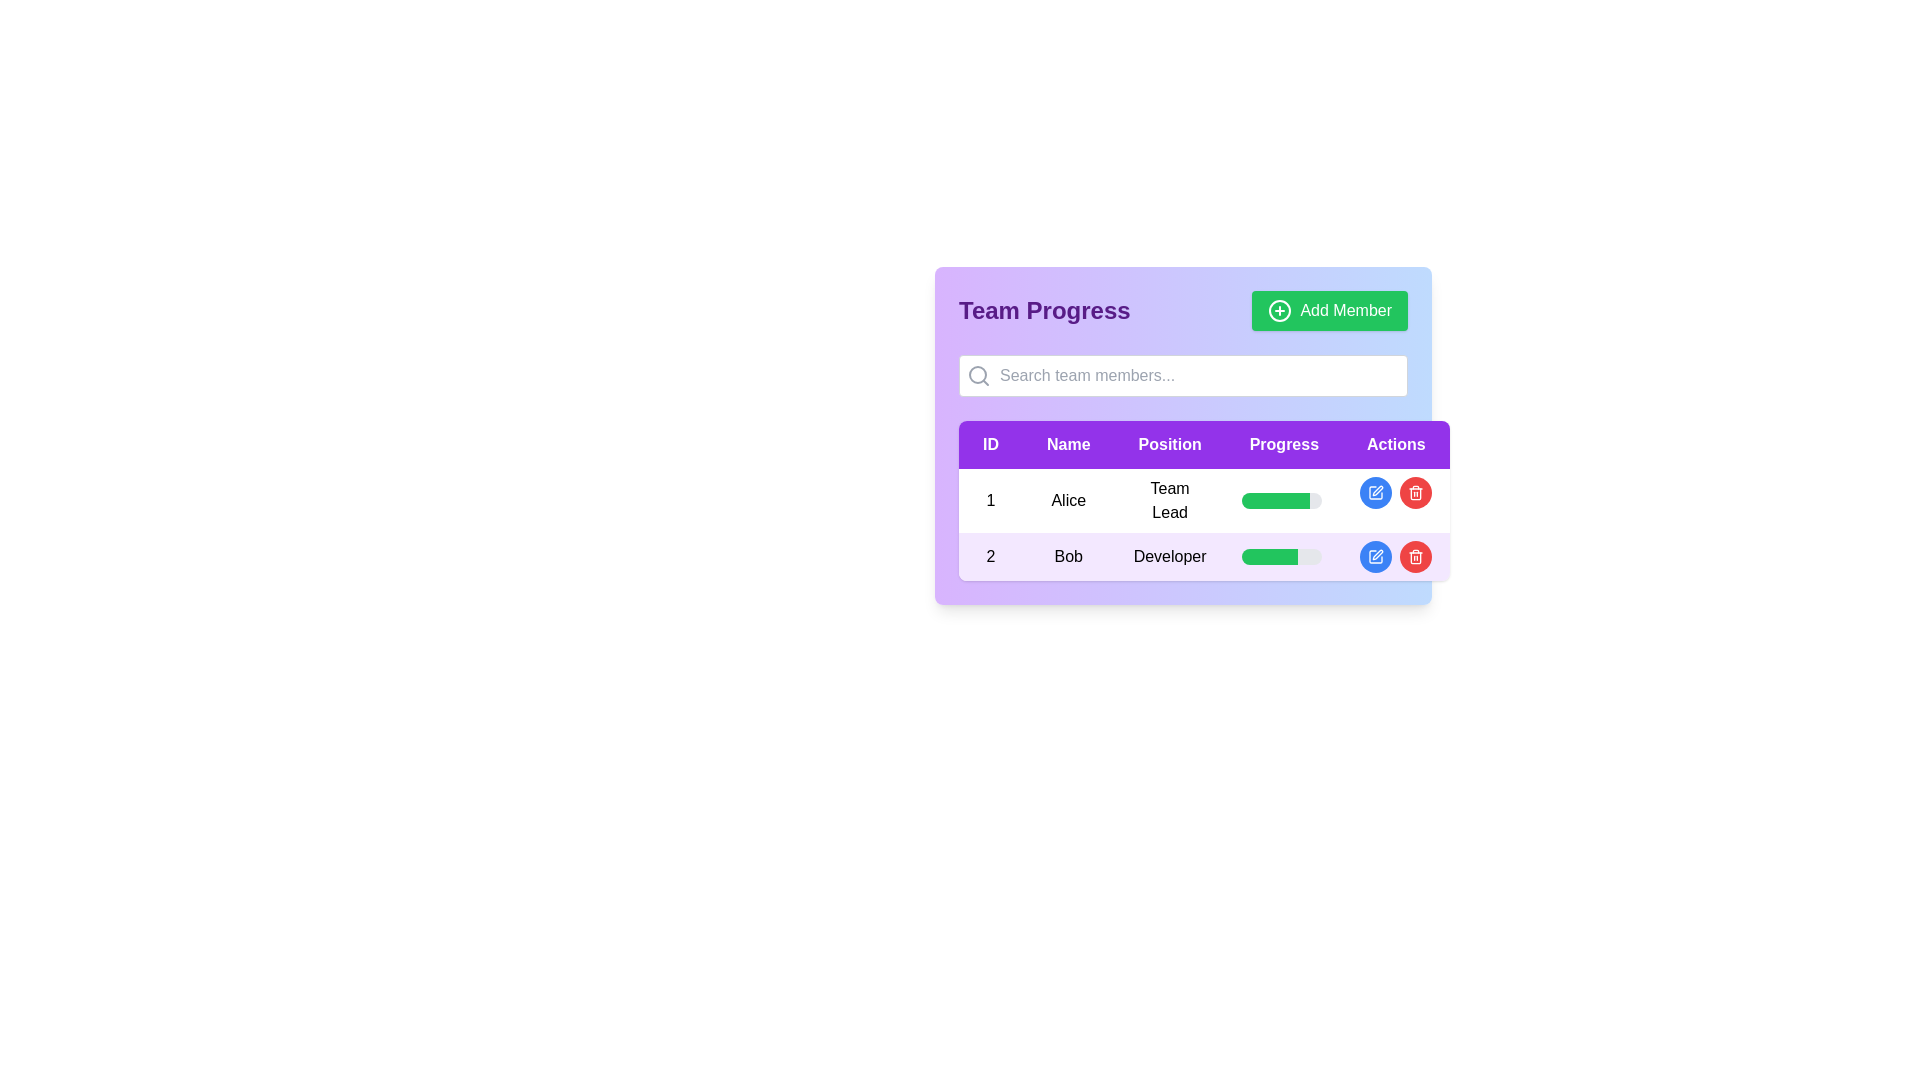 The image size is (1920, 1080). Describe the element at coordinates (1415, 556) in the screenshot. I see `the red circular delete button with a trash can icon located in the 'Actions' column of the row for user 'Bob - Developer'` at that location.